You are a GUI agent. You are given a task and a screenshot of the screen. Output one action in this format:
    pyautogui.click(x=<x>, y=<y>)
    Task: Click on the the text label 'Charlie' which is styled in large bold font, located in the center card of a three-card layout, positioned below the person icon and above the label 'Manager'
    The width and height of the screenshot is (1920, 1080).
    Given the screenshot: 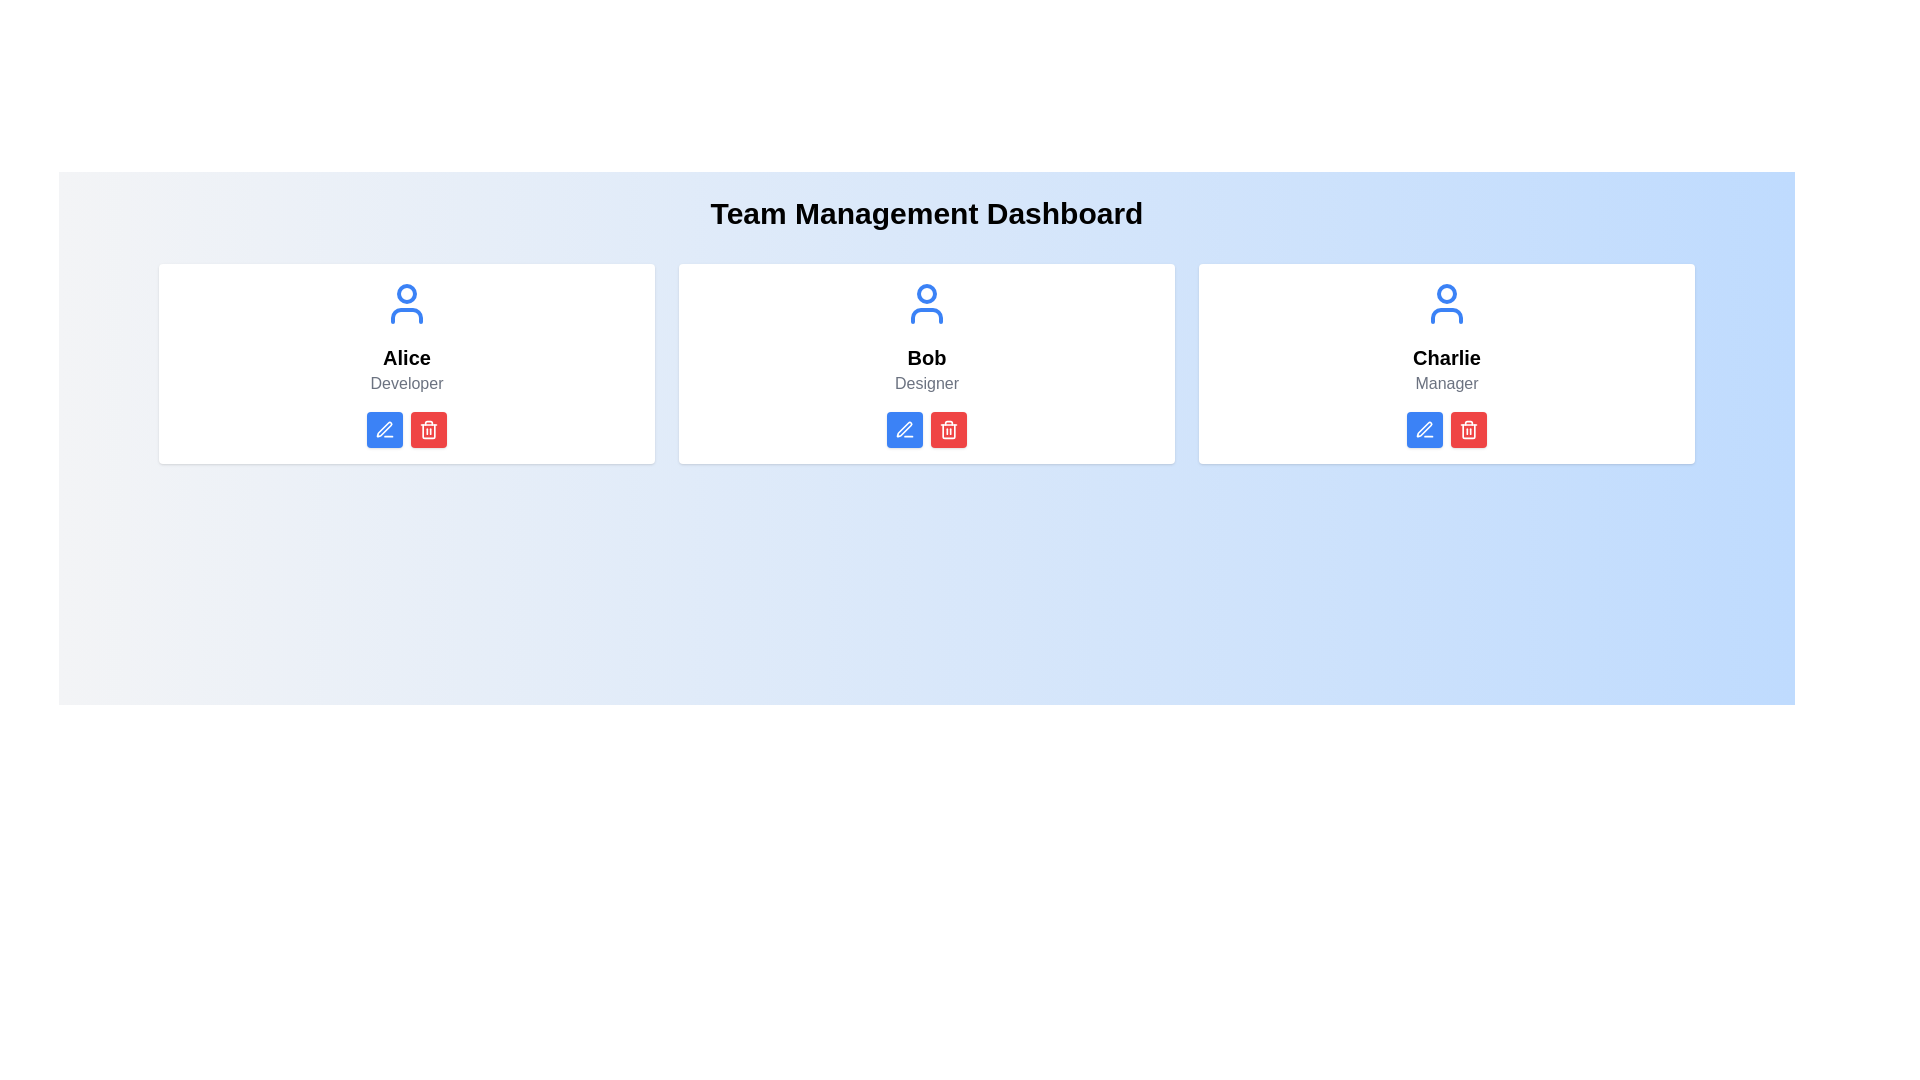 What is the action you would take?
    pyautogui.click(x=1446, y=357)
    